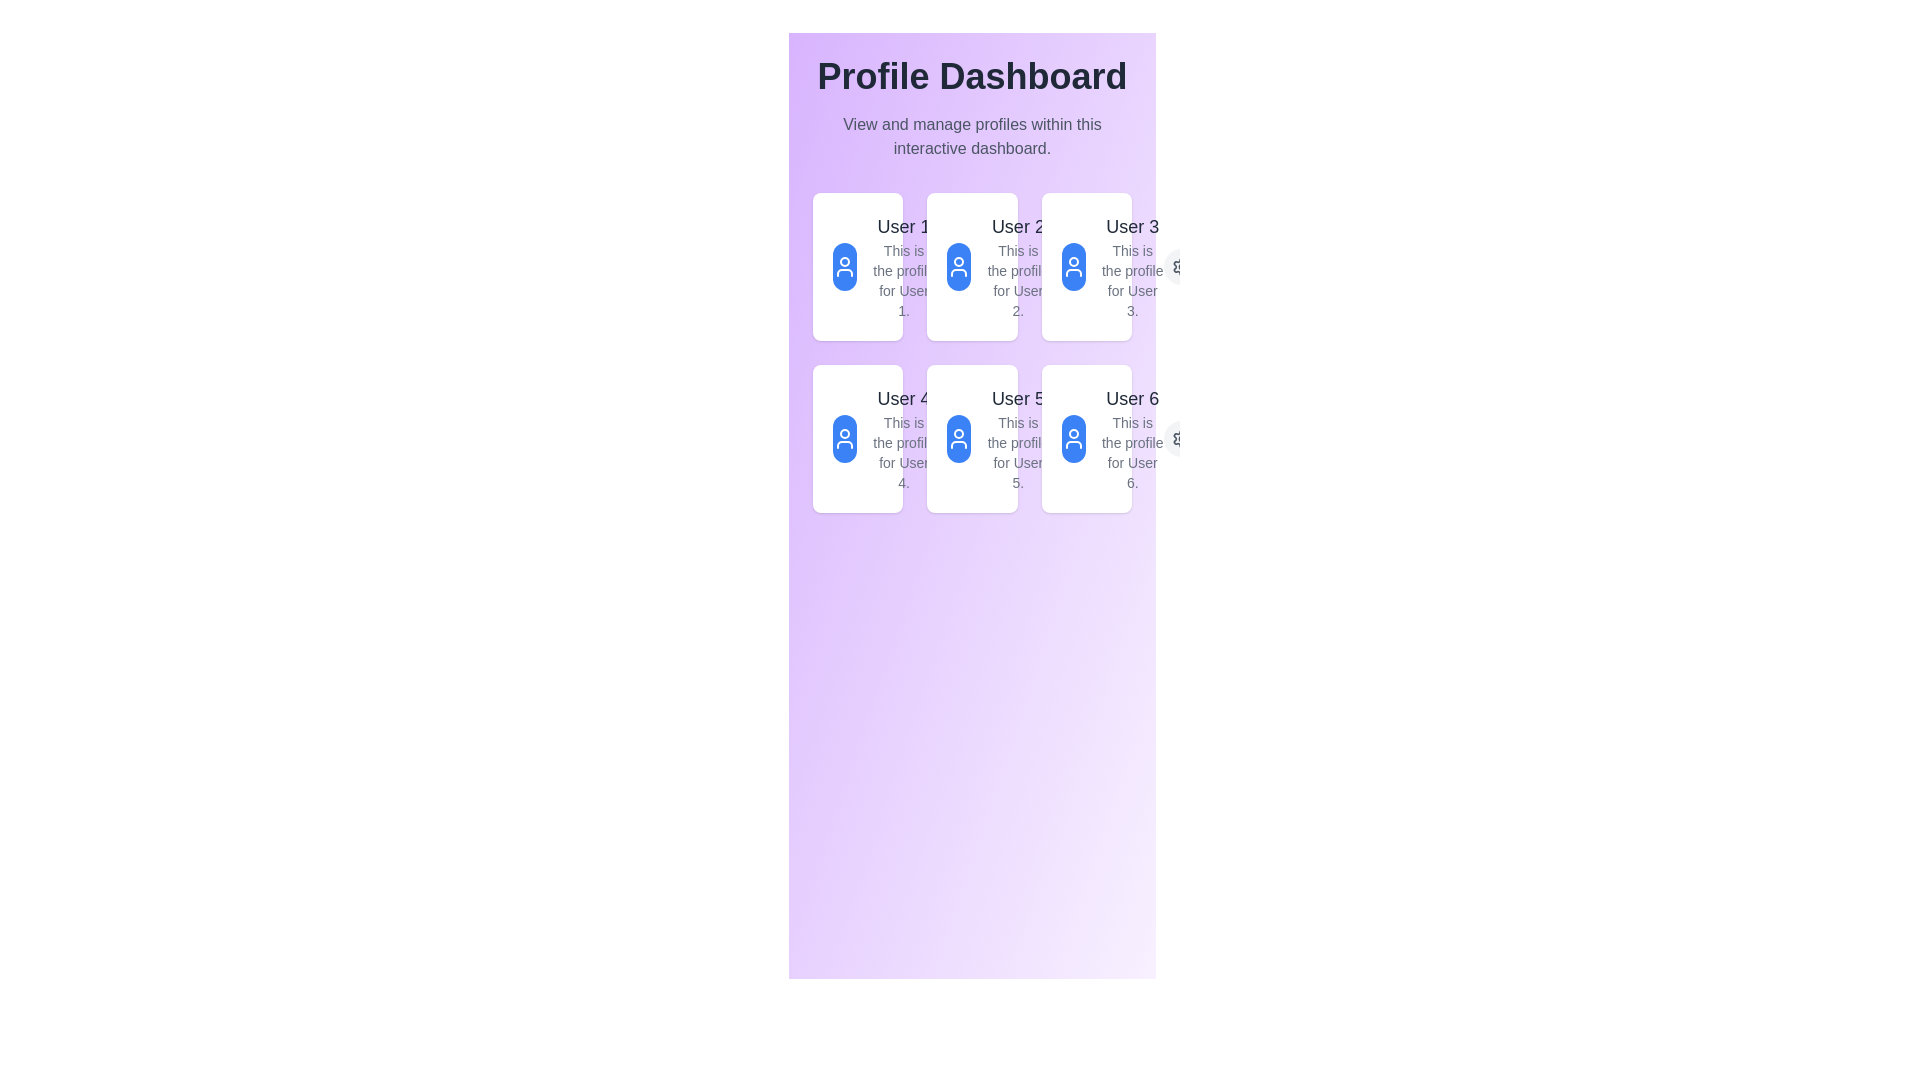 This screenshot has height=1080, width=1920. I want to click on the user profile image button in the 'User 4' card, so click(844, 438).